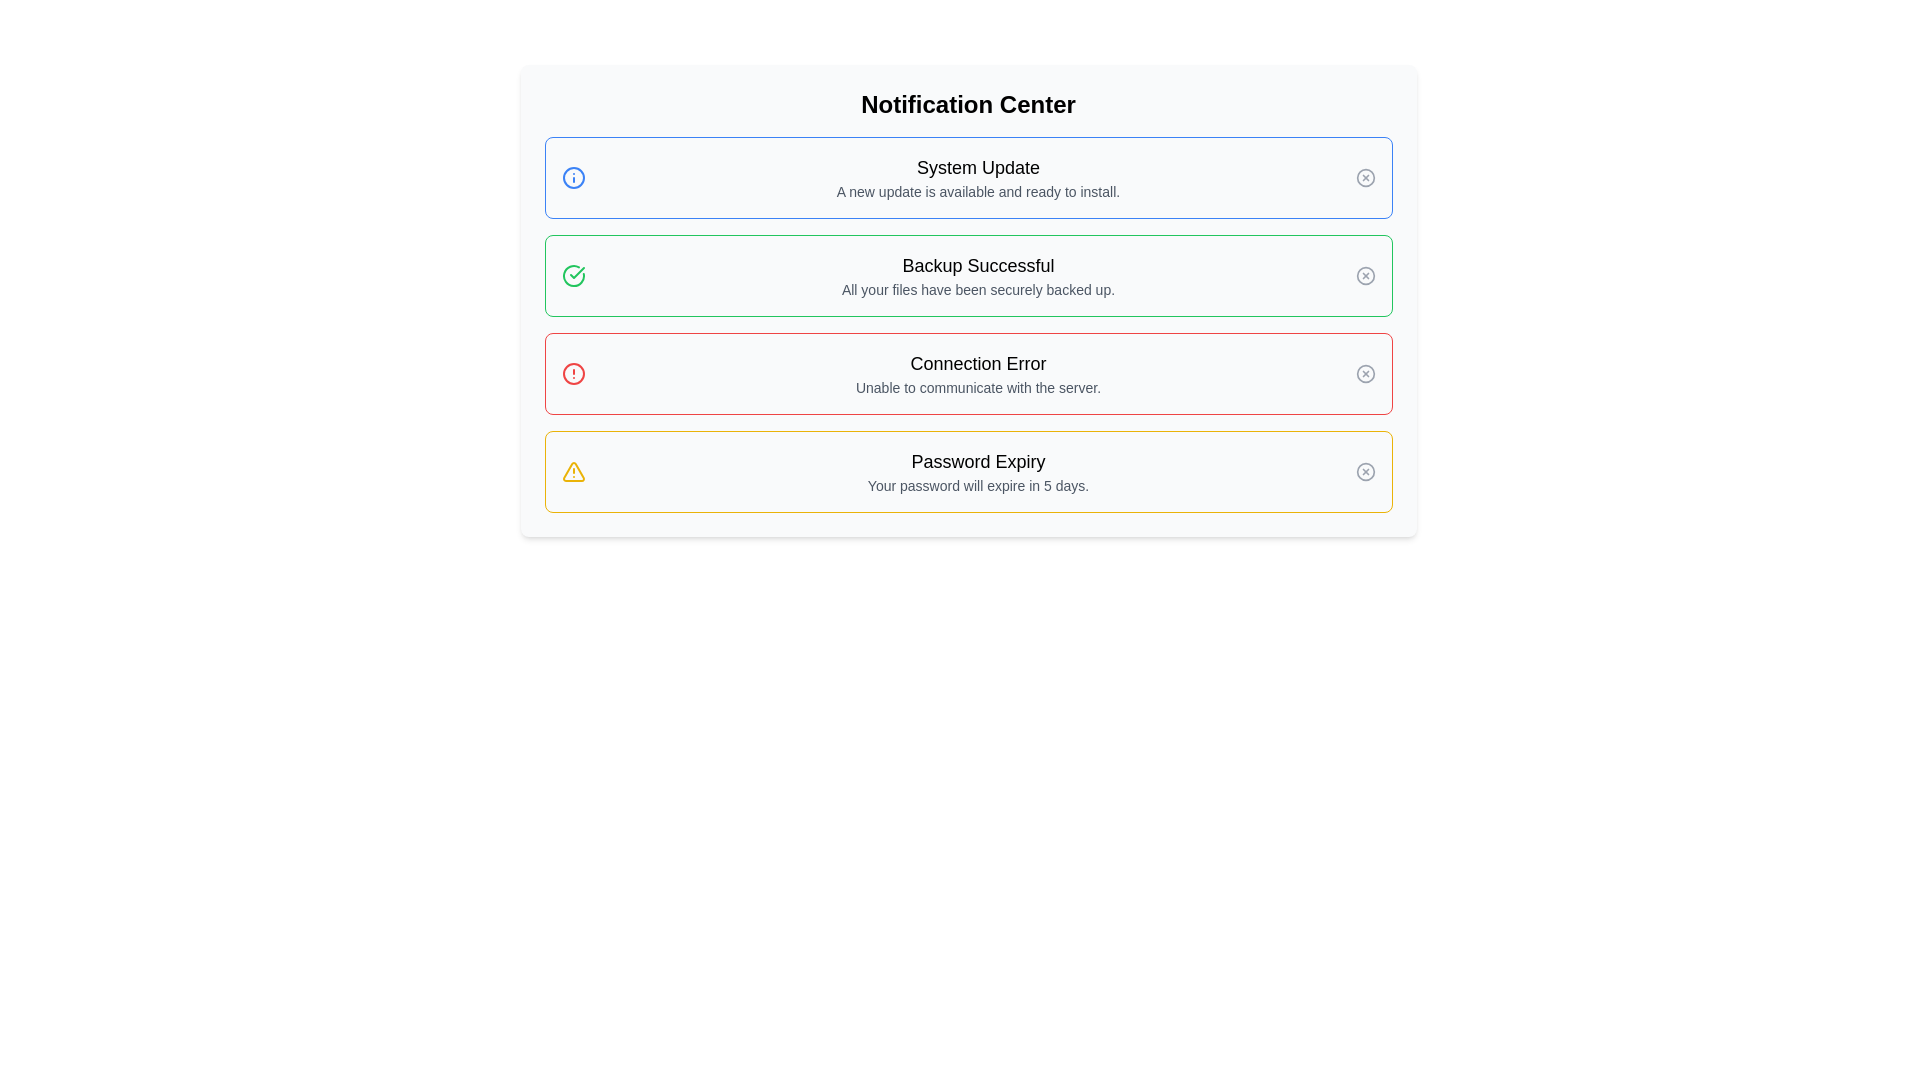 The height and width of the screenshot is (1080, 1920). I want to click on the cross symbol button located at the far-right end of the 'Password Expiry' notification section, so click(1364, 471).